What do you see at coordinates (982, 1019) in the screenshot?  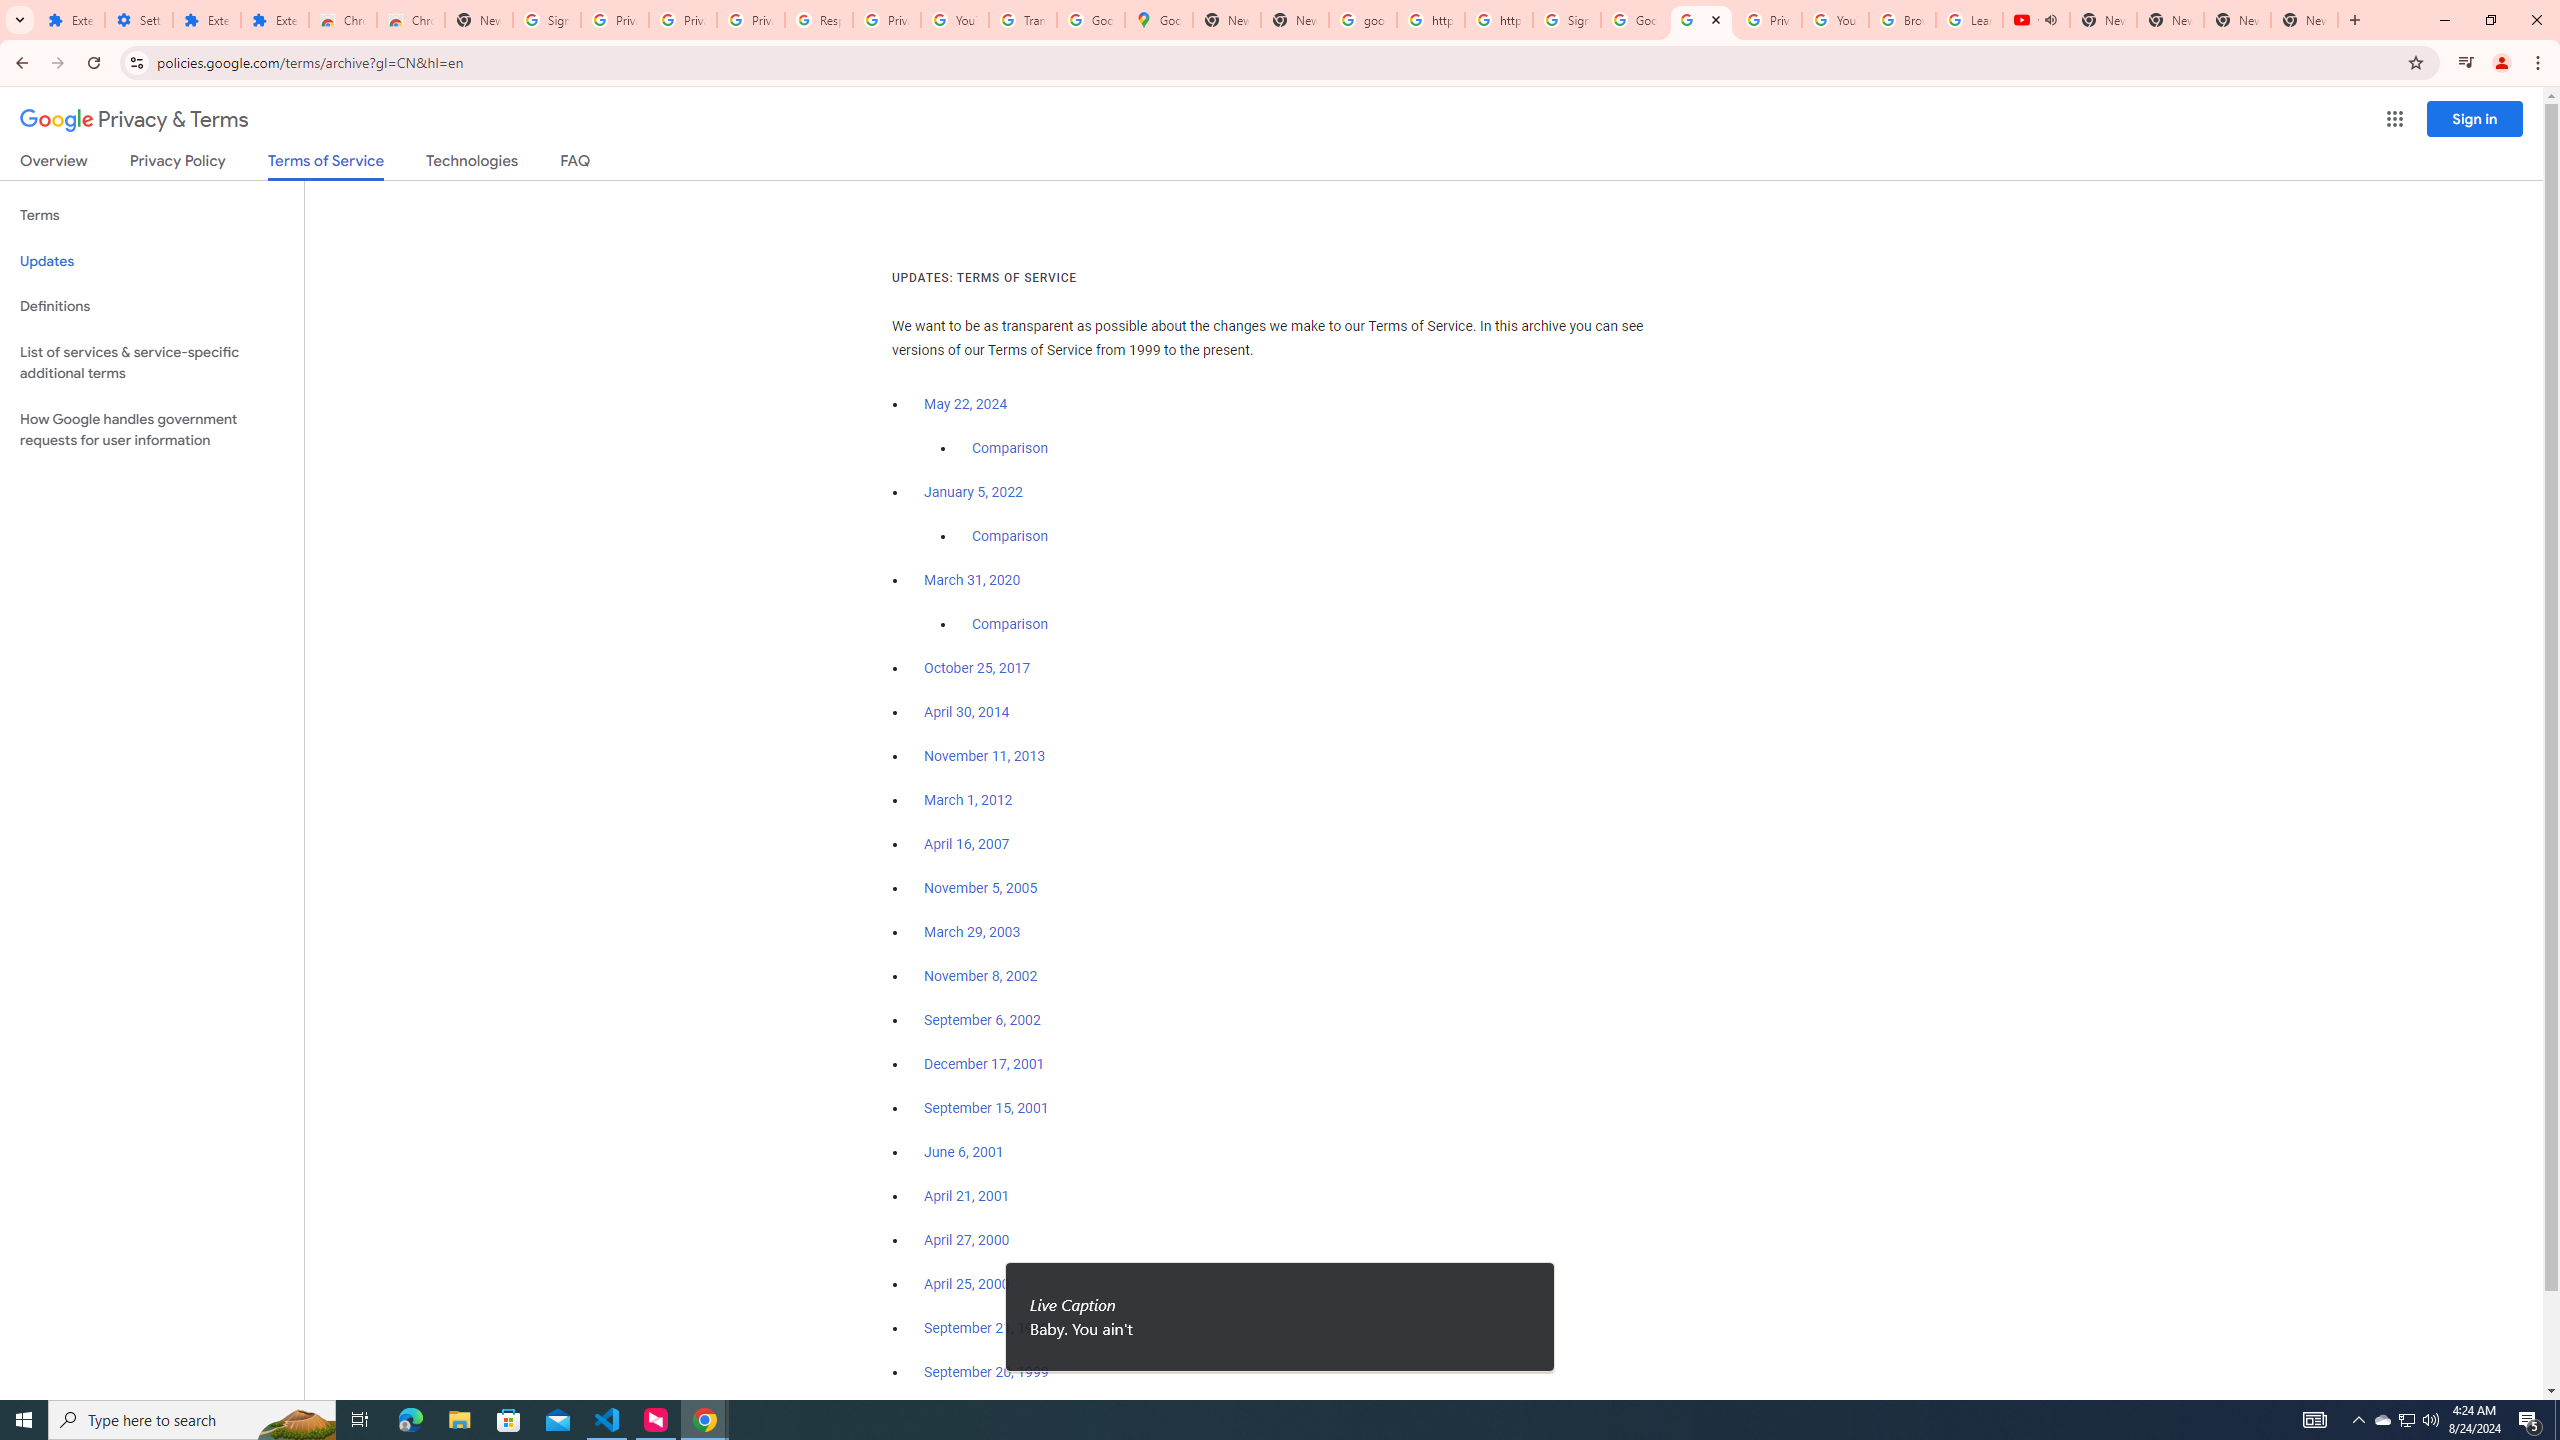 I see `'September 6, 2002'` at bounding box center [982, 1019].